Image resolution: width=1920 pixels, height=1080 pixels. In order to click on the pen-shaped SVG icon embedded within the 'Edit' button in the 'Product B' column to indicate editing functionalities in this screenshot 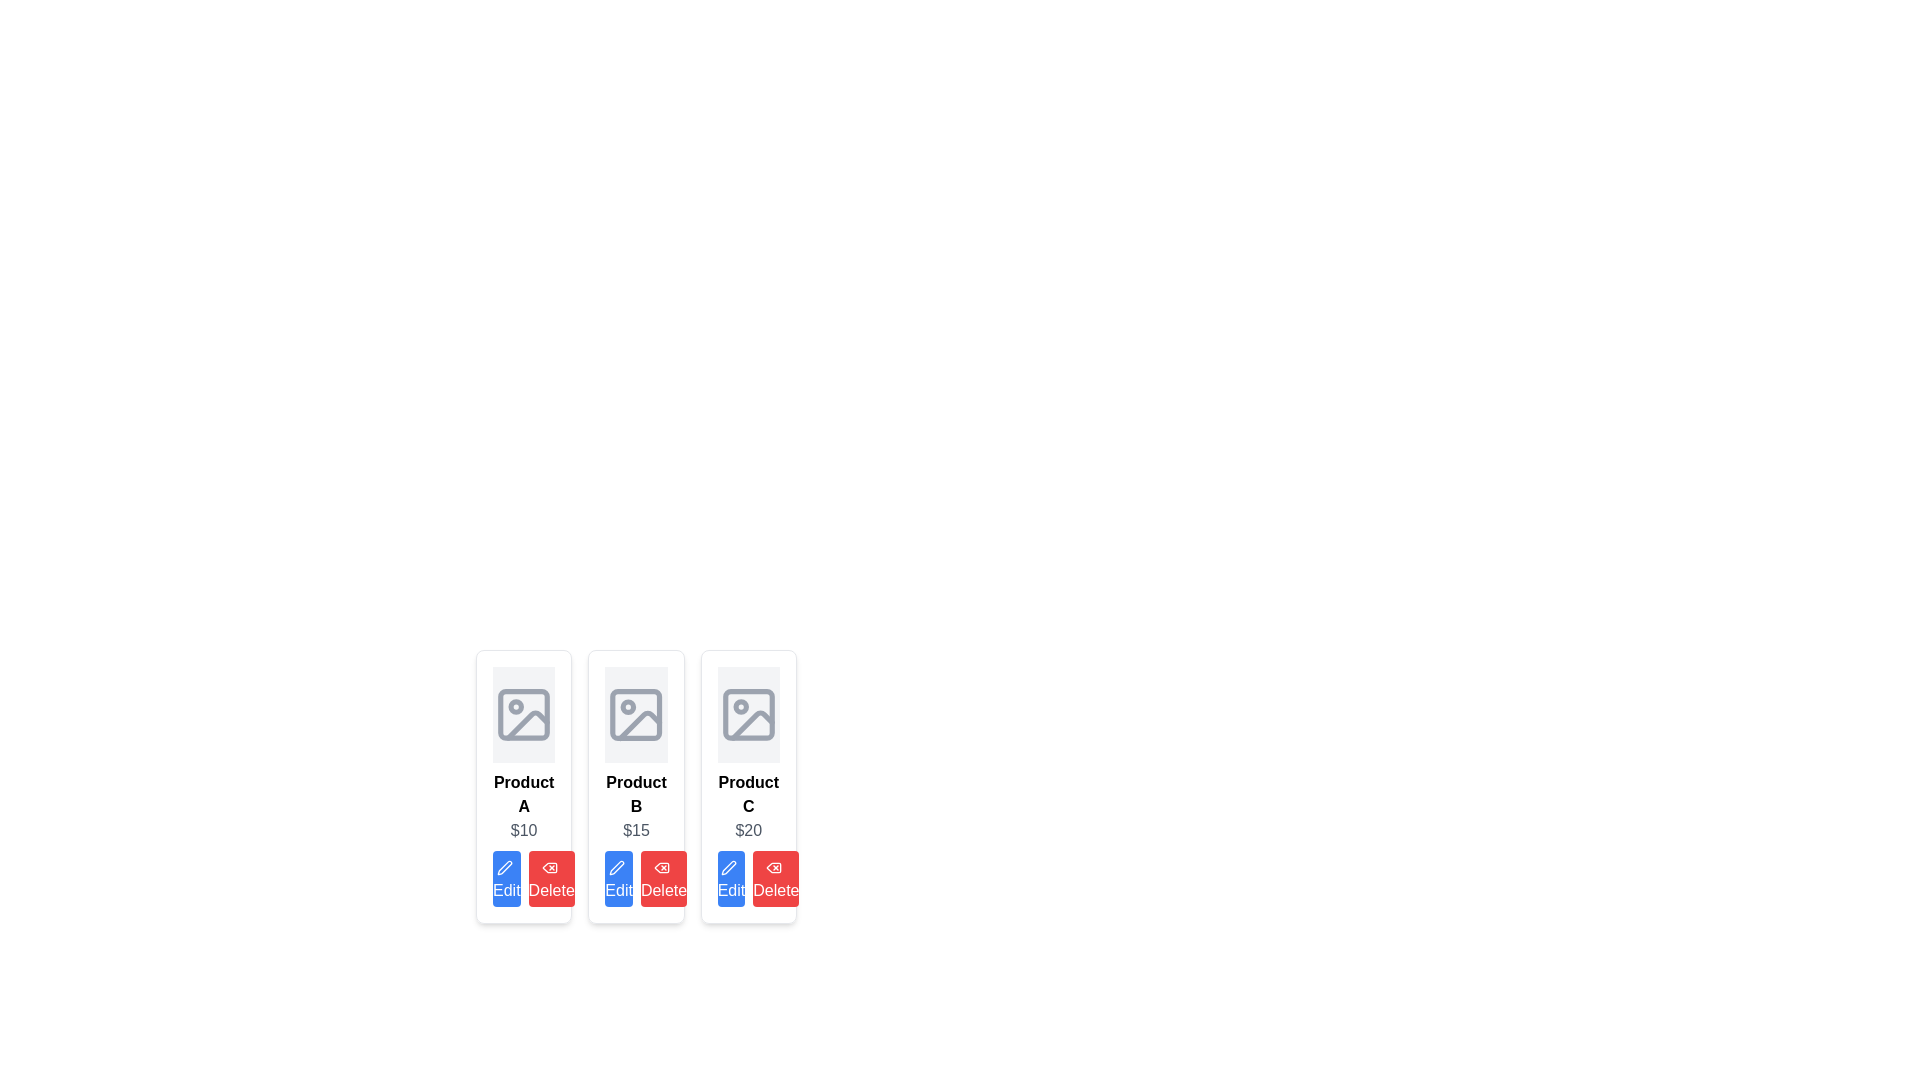, I will do `click(616, 866)`.